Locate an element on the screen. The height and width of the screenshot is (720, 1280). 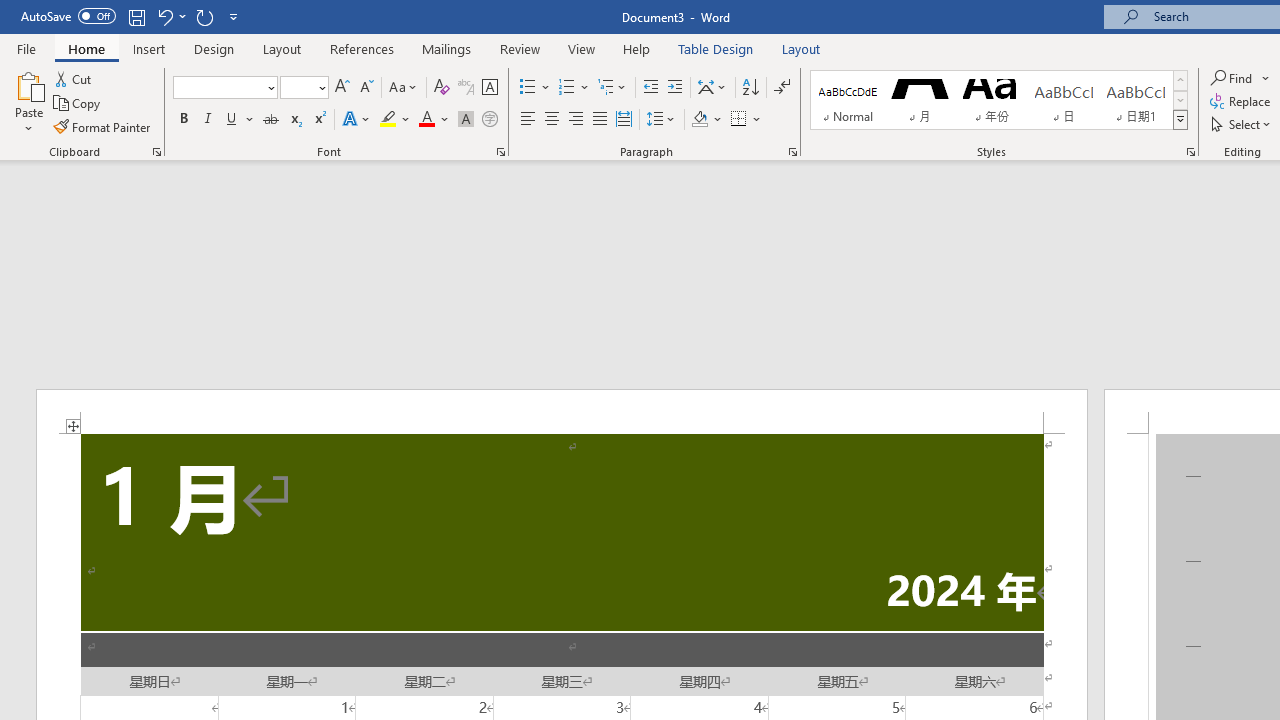
'Replace...' is located at coordinates (1241, 101).